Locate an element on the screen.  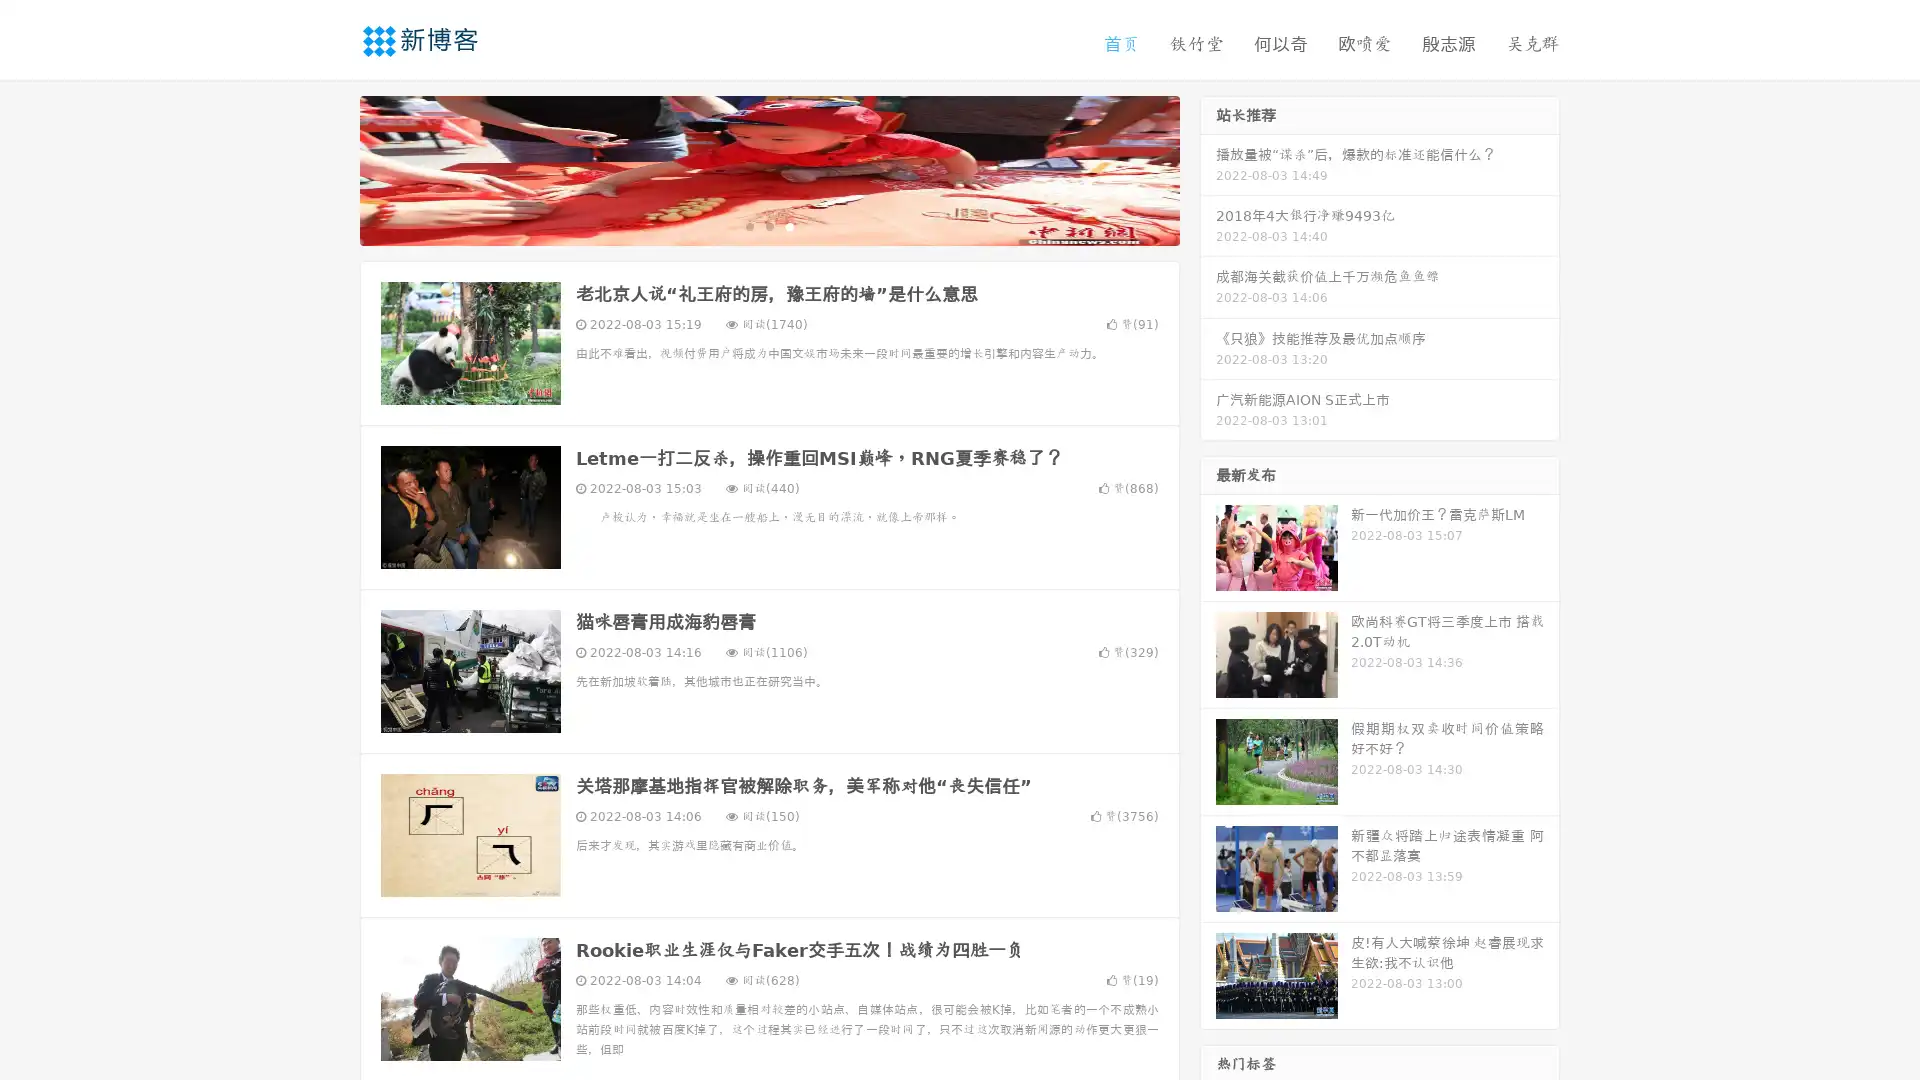
Go to slide 1 is located at coordinates (748, 225).